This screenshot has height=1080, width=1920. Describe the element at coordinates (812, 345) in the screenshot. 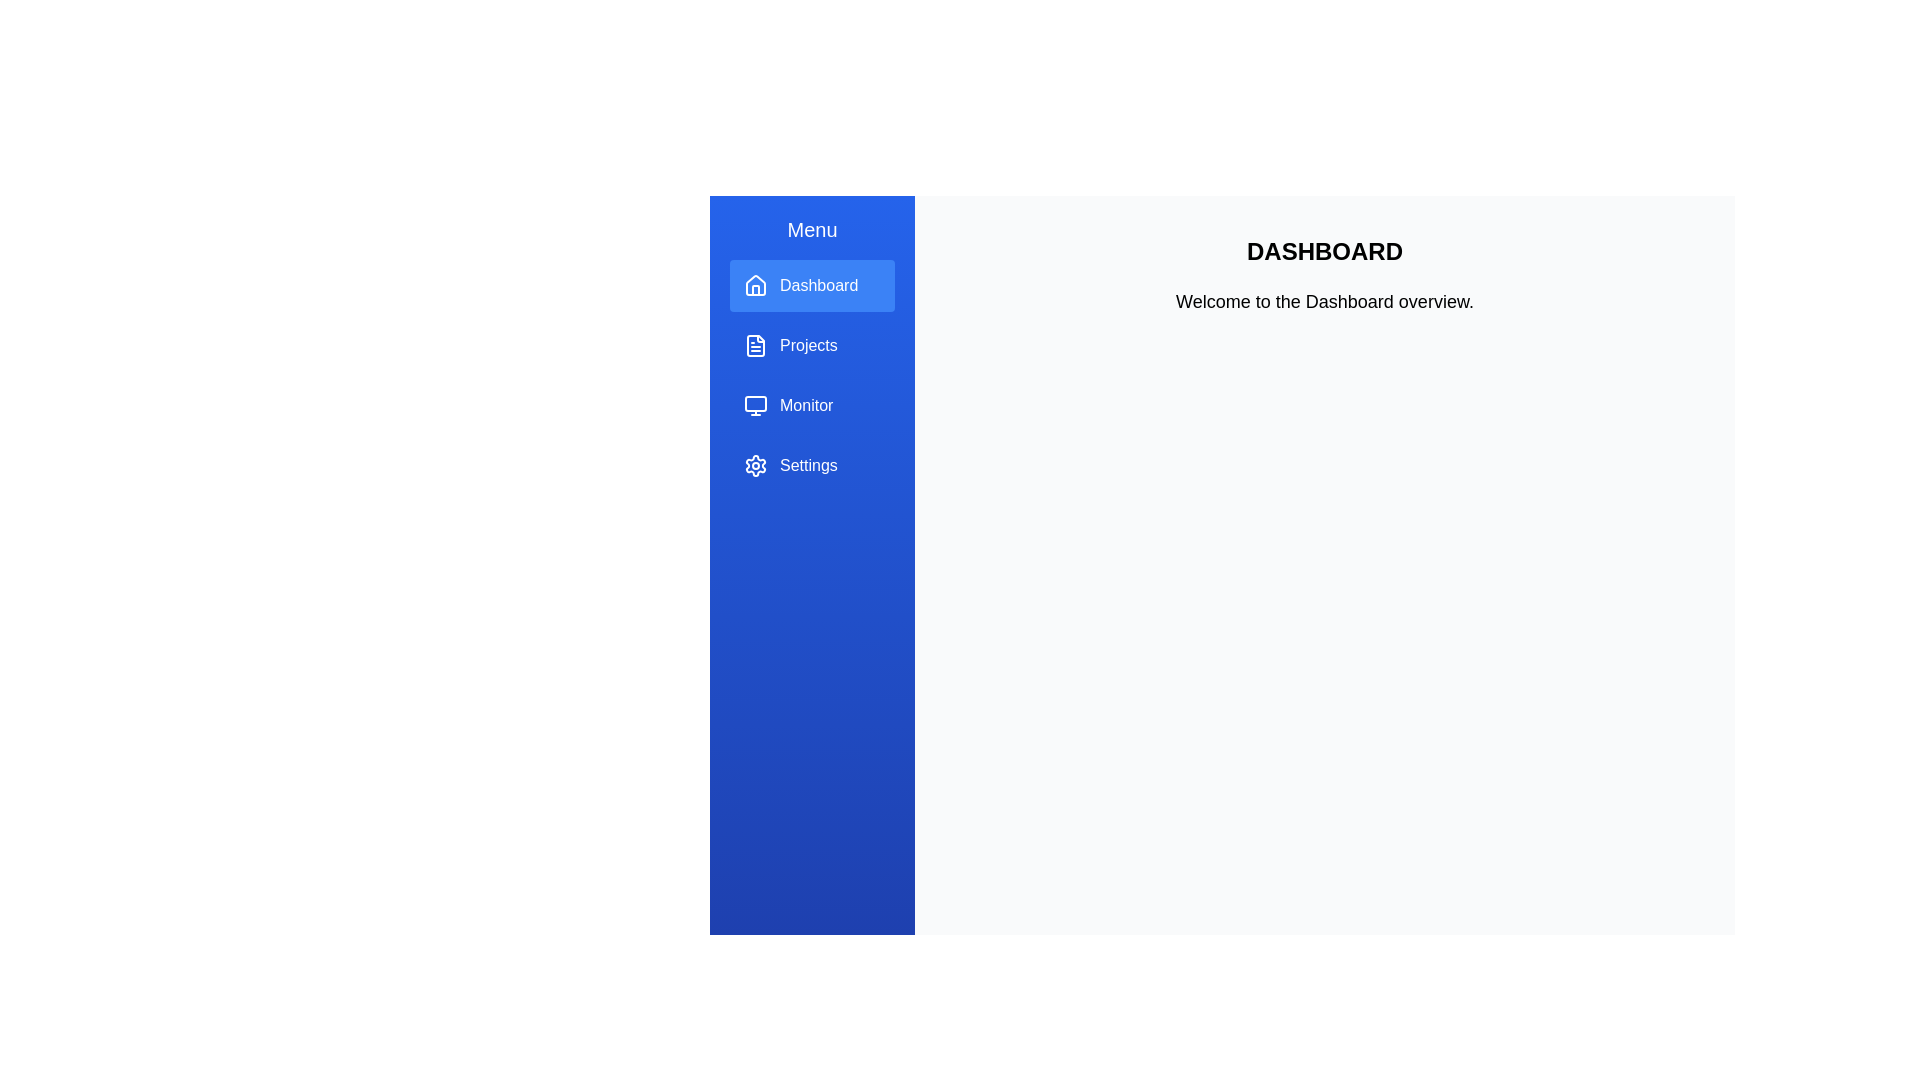

I see `the 'Projects' navigation button, which is the second item in the vertical menu of the application` at that location.